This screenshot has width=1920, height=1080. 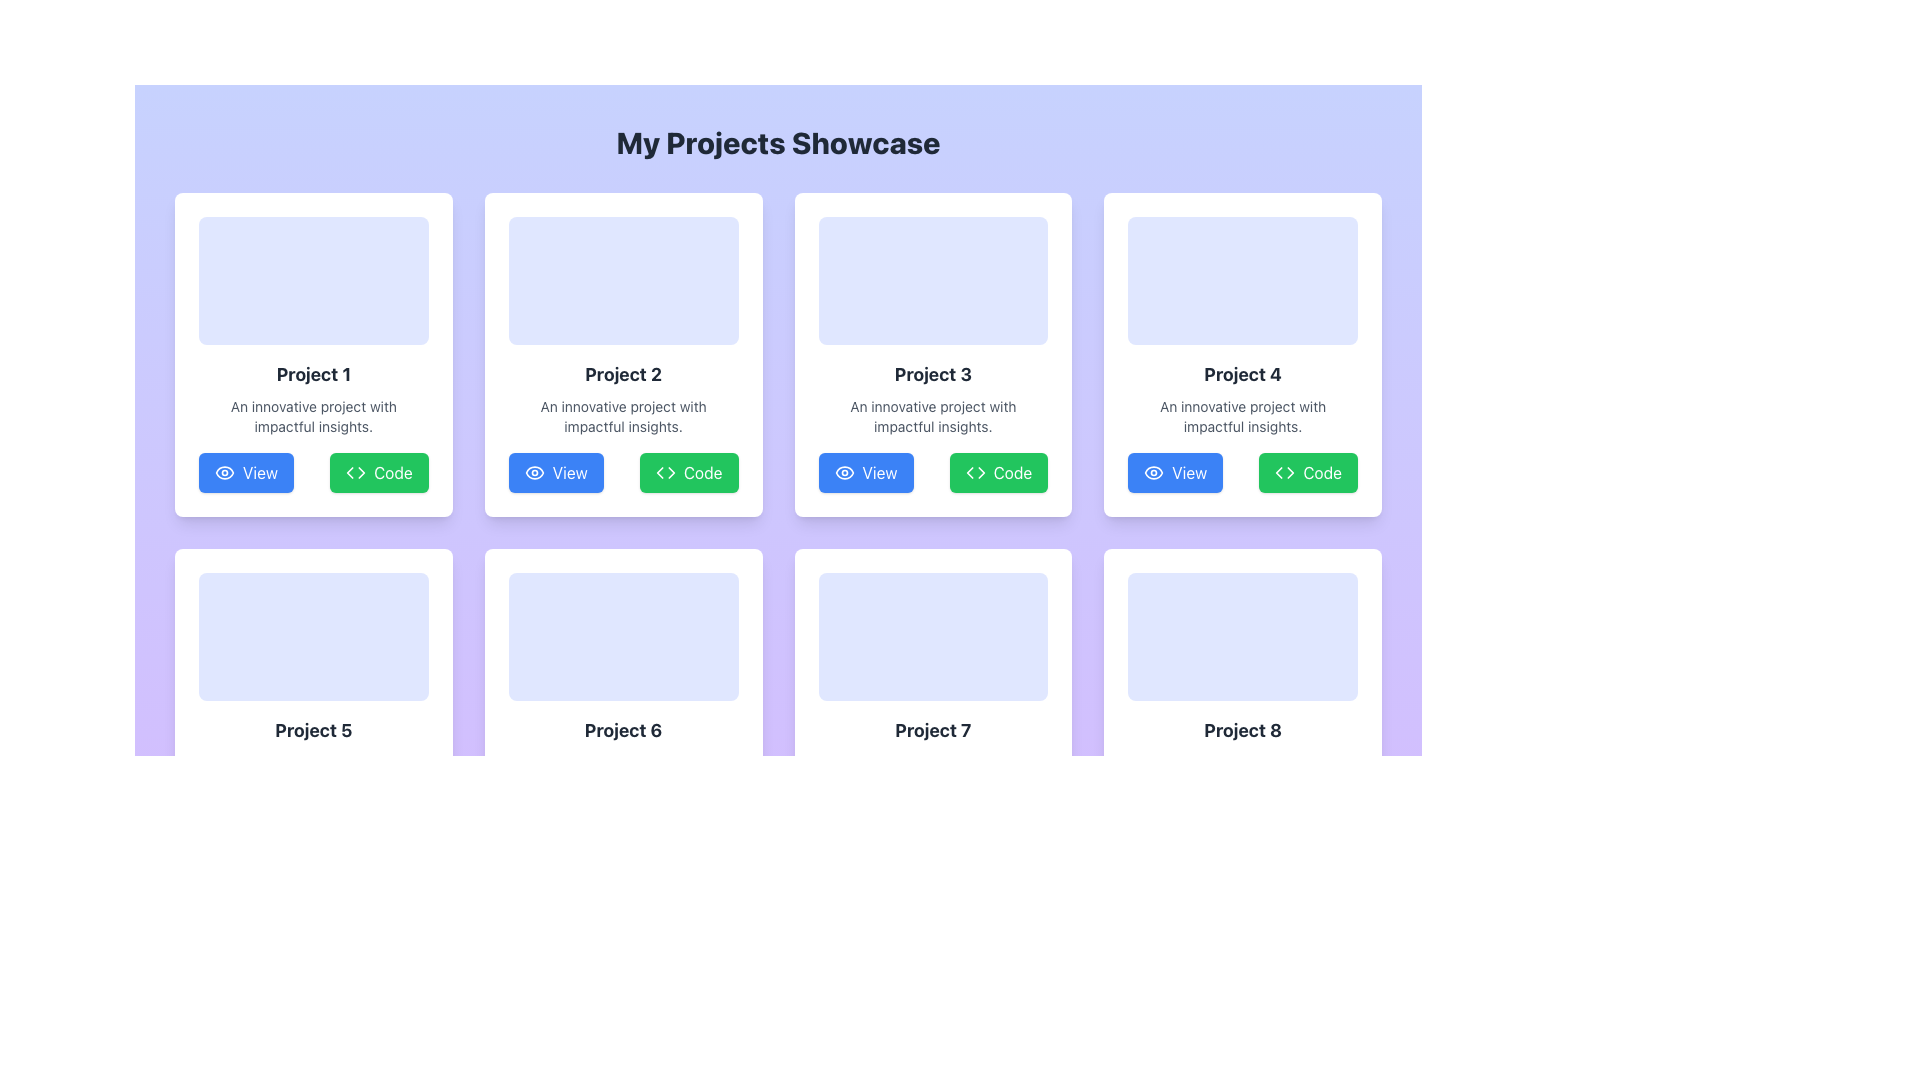 I want to click on the 'Code' button located on the right side of the composite UI component within the bottom section of the 'Project 1' card, so click(x=312, y=473).